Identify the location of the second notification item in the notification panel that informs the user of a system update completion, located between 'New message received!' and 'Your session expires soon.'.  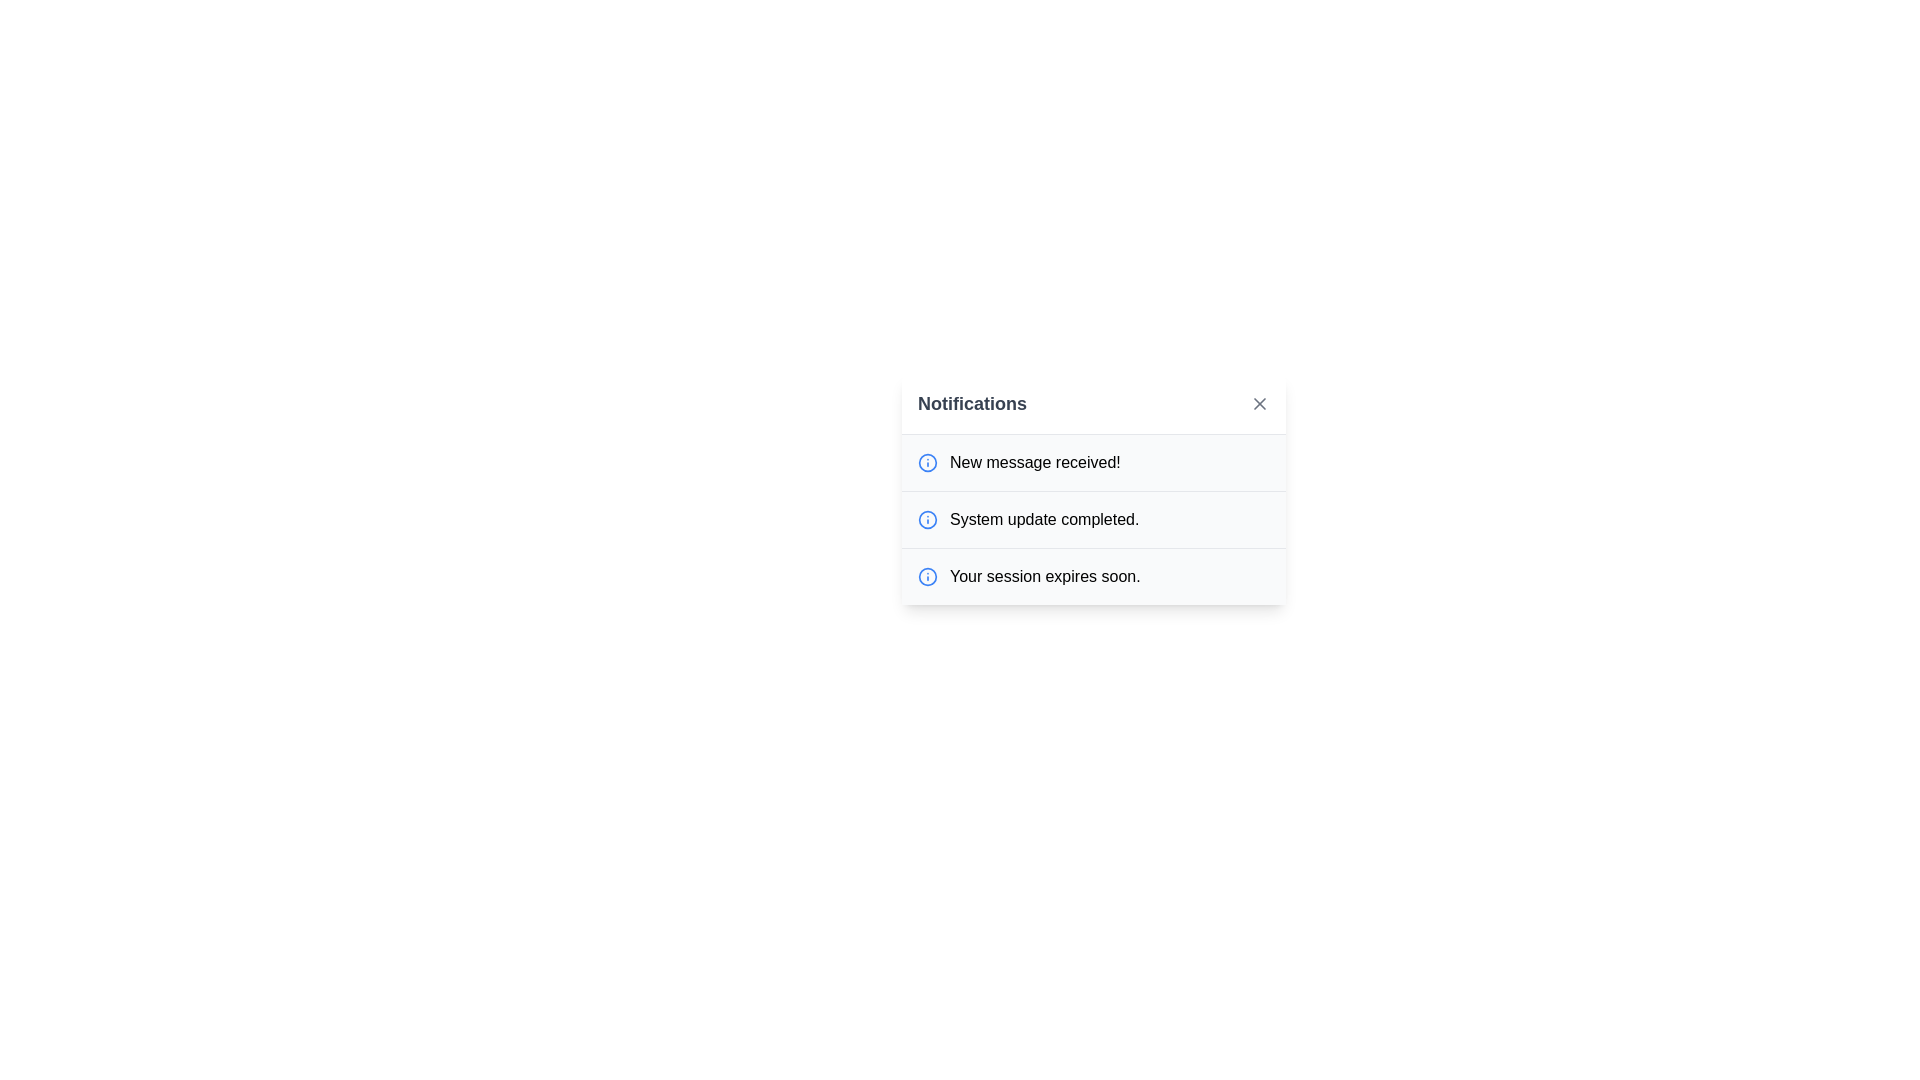
(1028, 519).